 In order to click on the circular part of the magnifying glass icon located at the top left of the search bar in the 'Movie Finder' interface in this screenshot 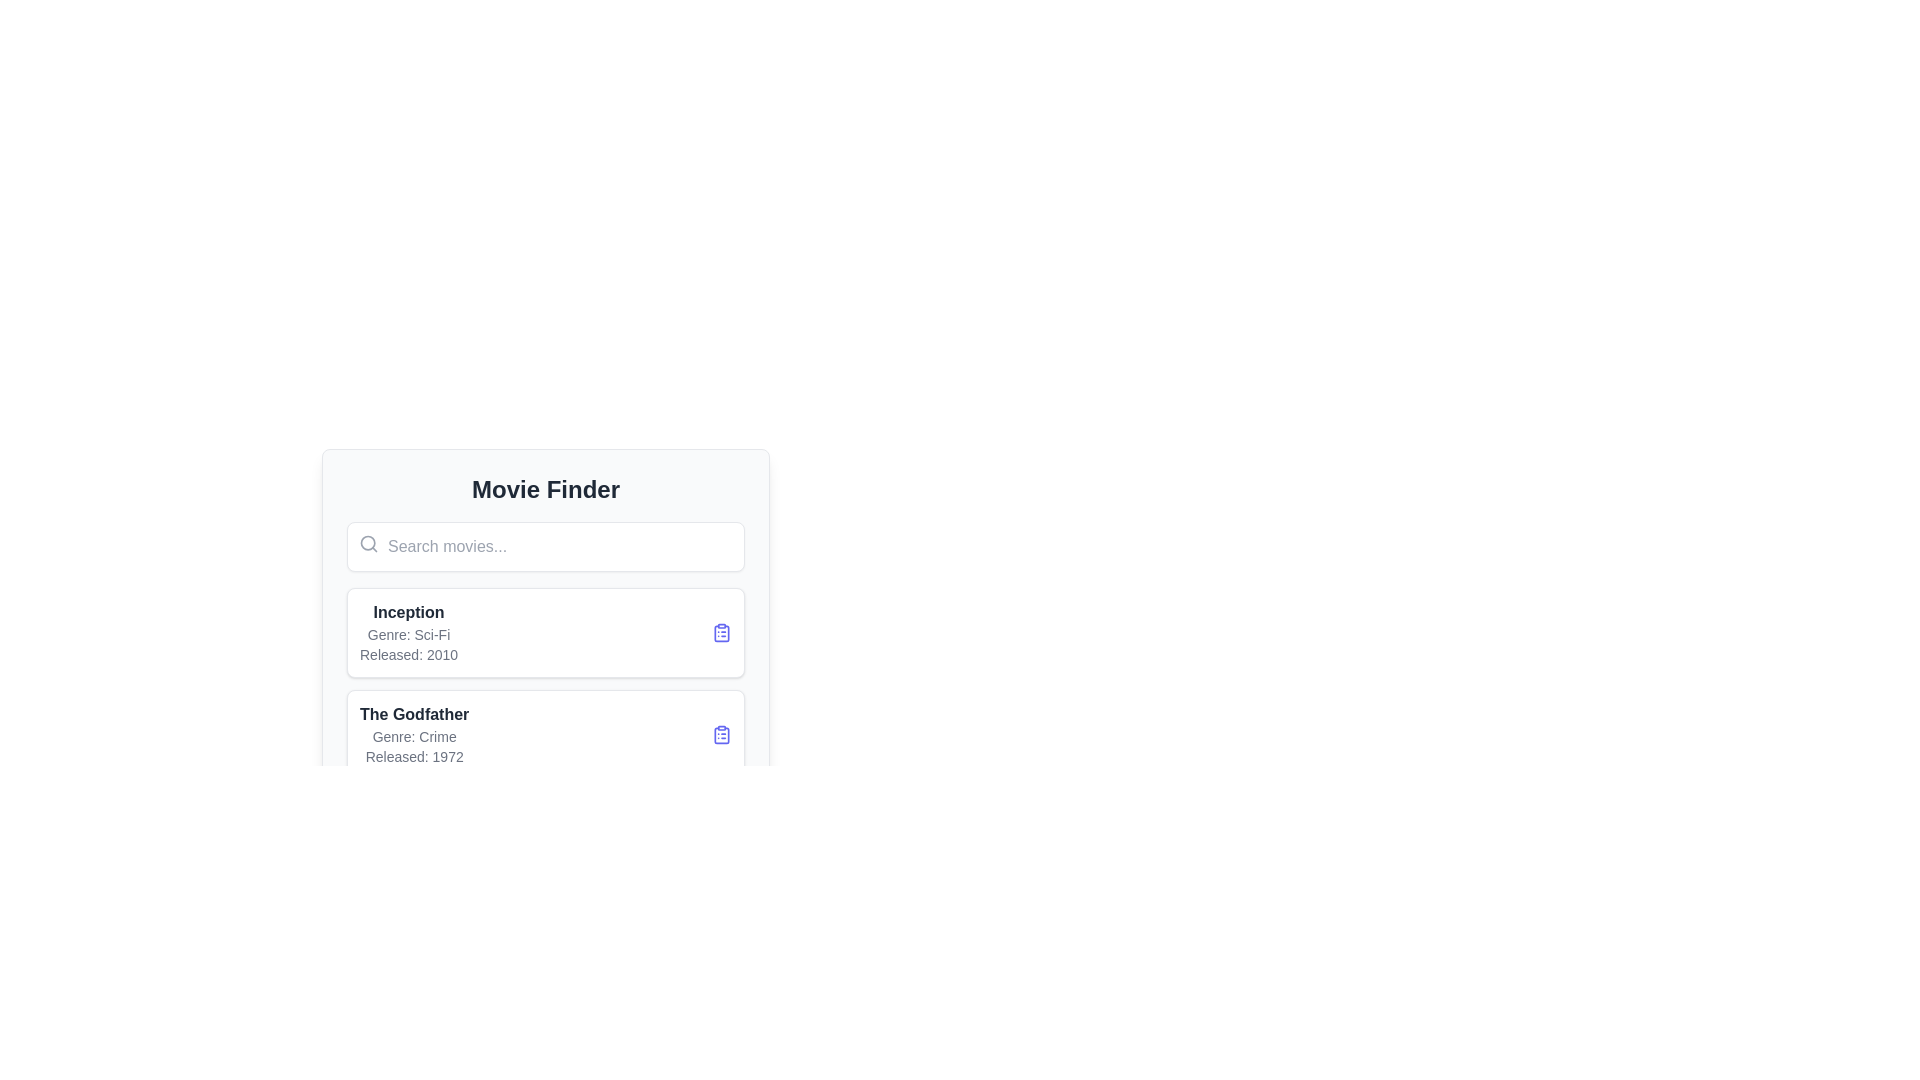, I will do `click(368, 543)`.